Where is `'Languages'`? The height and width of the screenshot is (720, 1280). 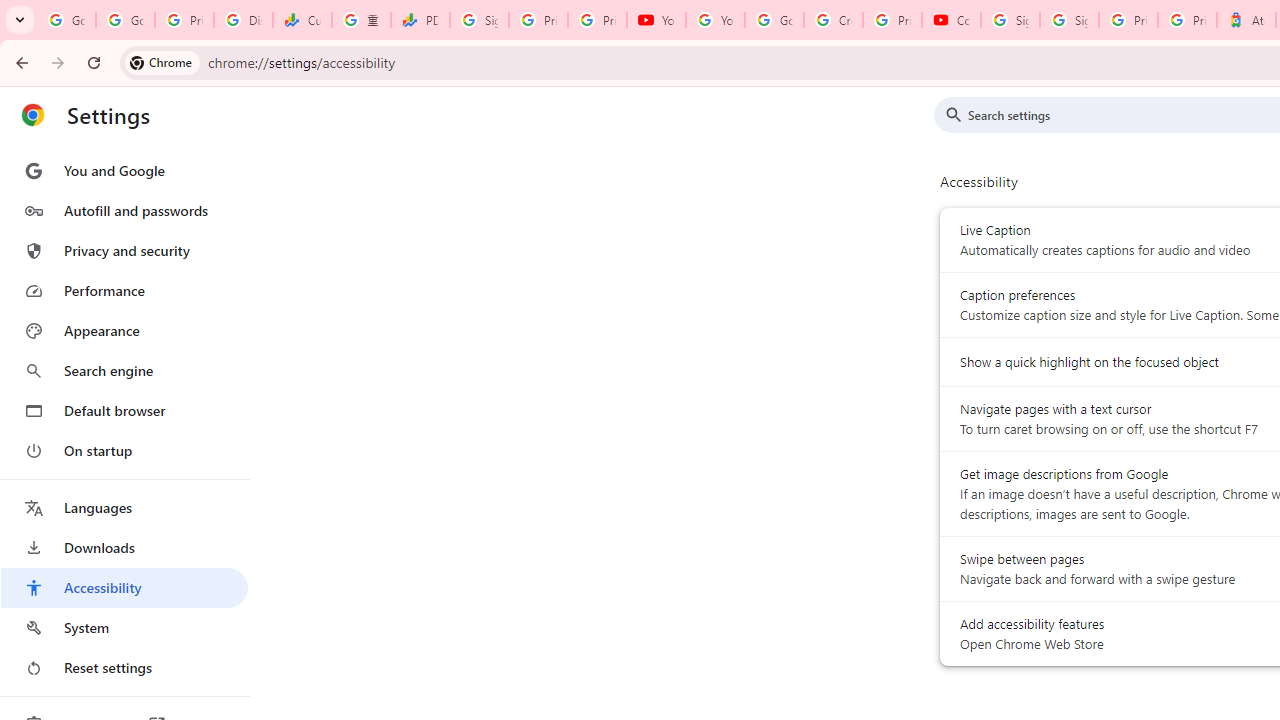 'Languages' is located at coordinates (123, 506).